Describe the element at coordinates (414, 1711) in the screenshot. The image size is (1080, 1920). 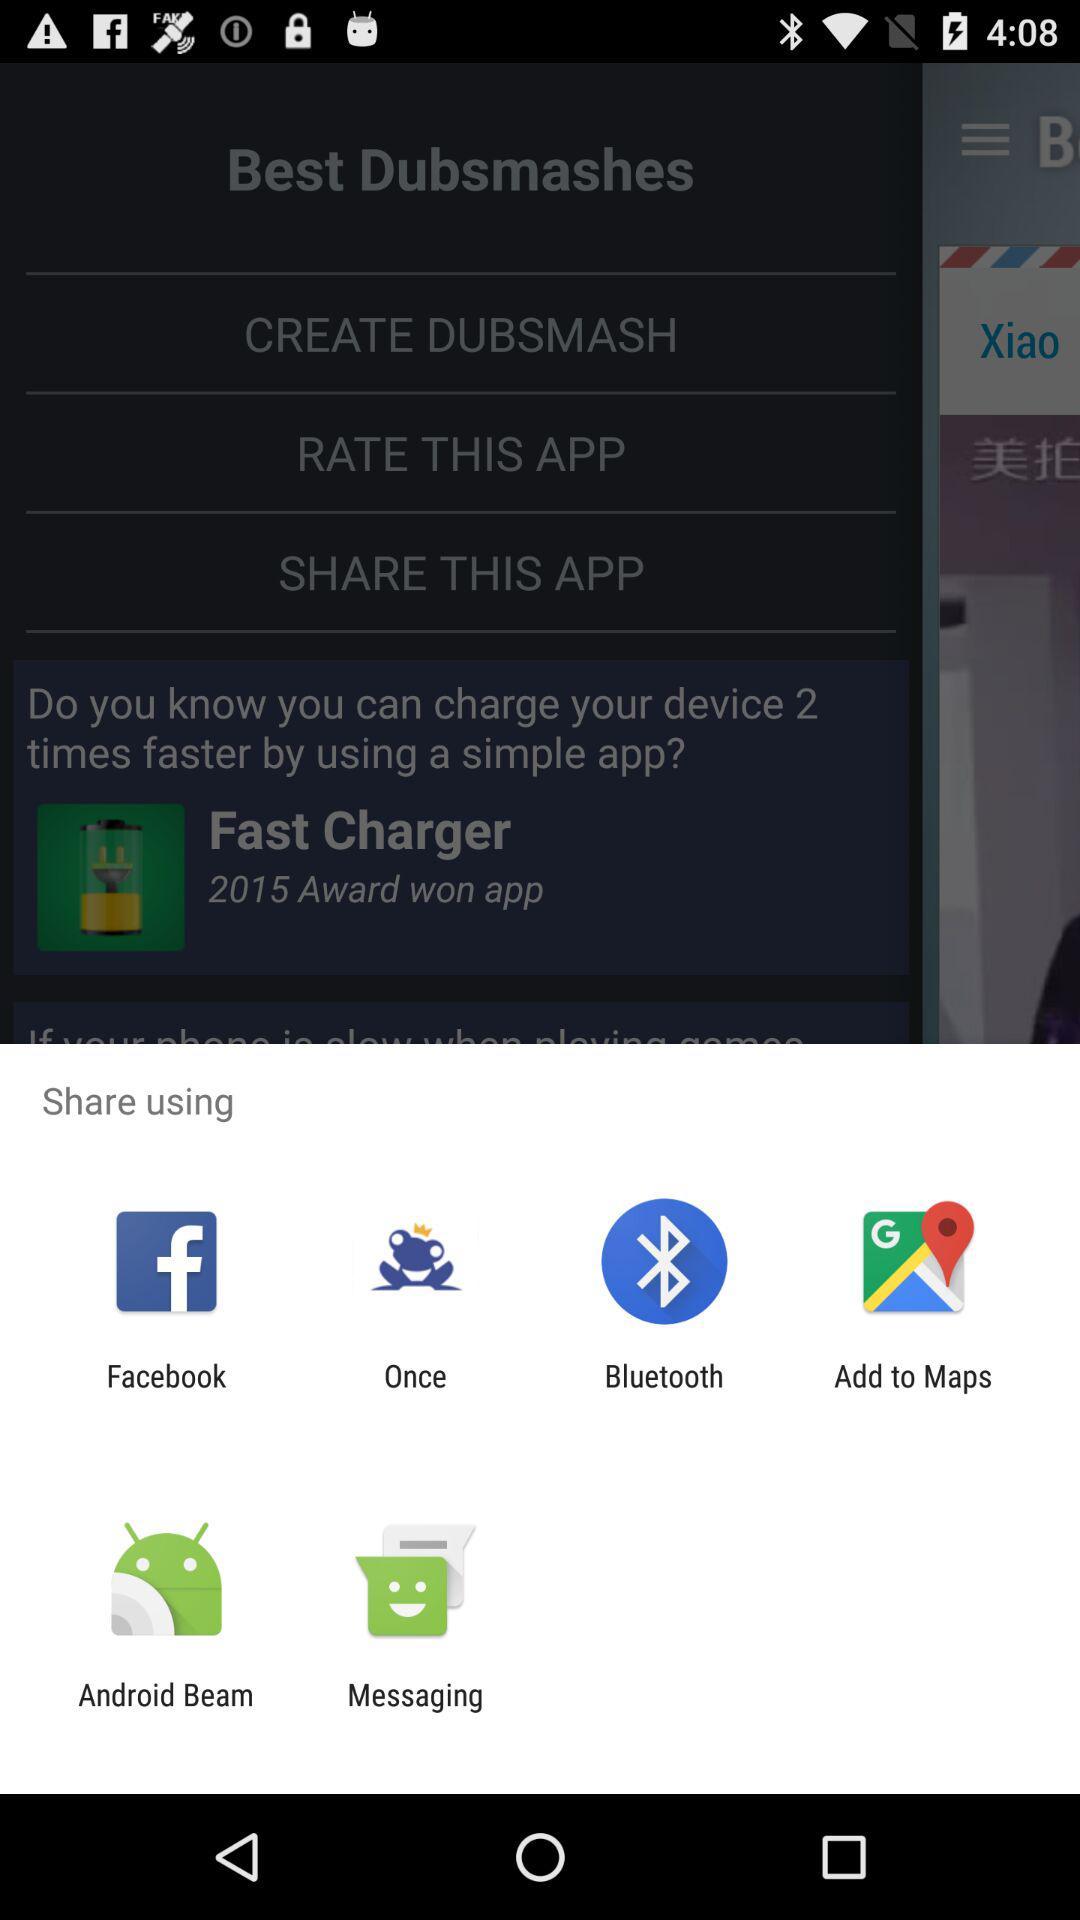
I see `item next to android beam item` at that location.